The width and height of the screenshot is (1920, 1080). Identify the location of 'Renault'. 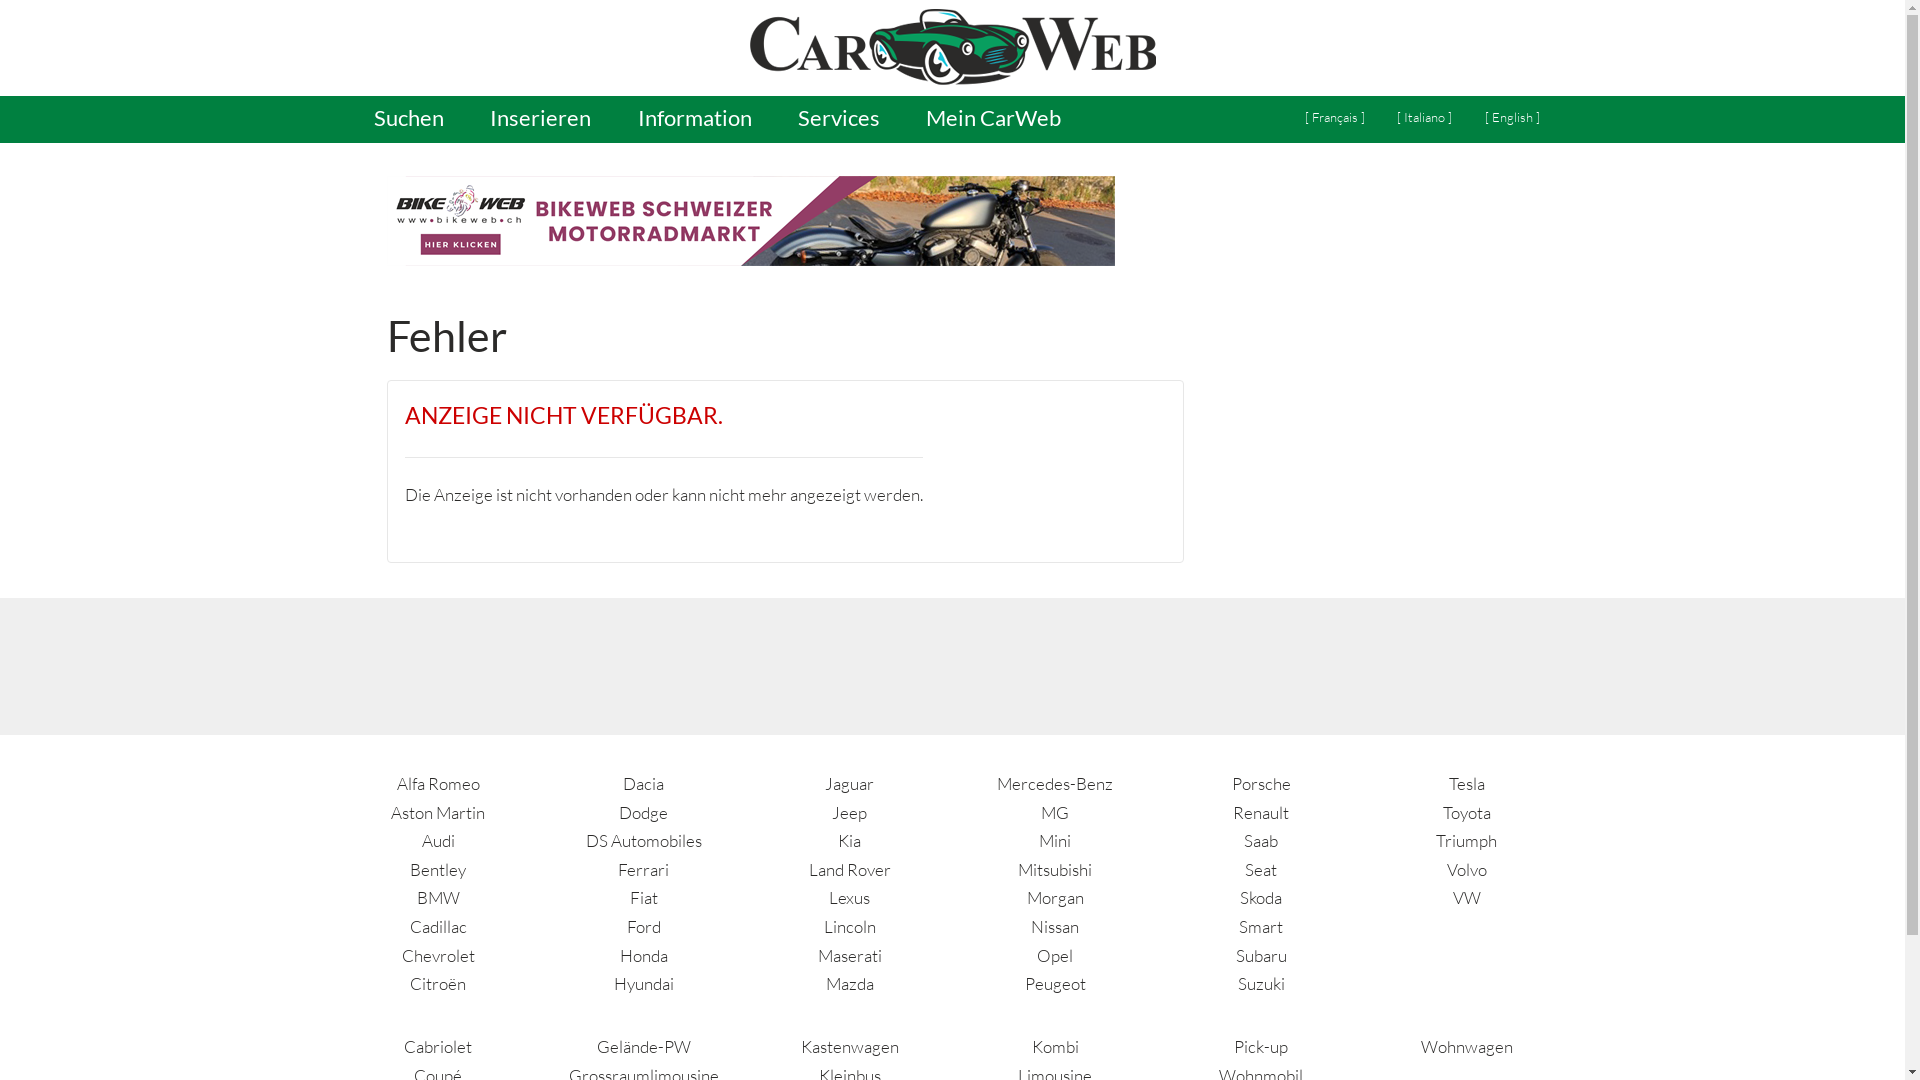
(1260, 812).